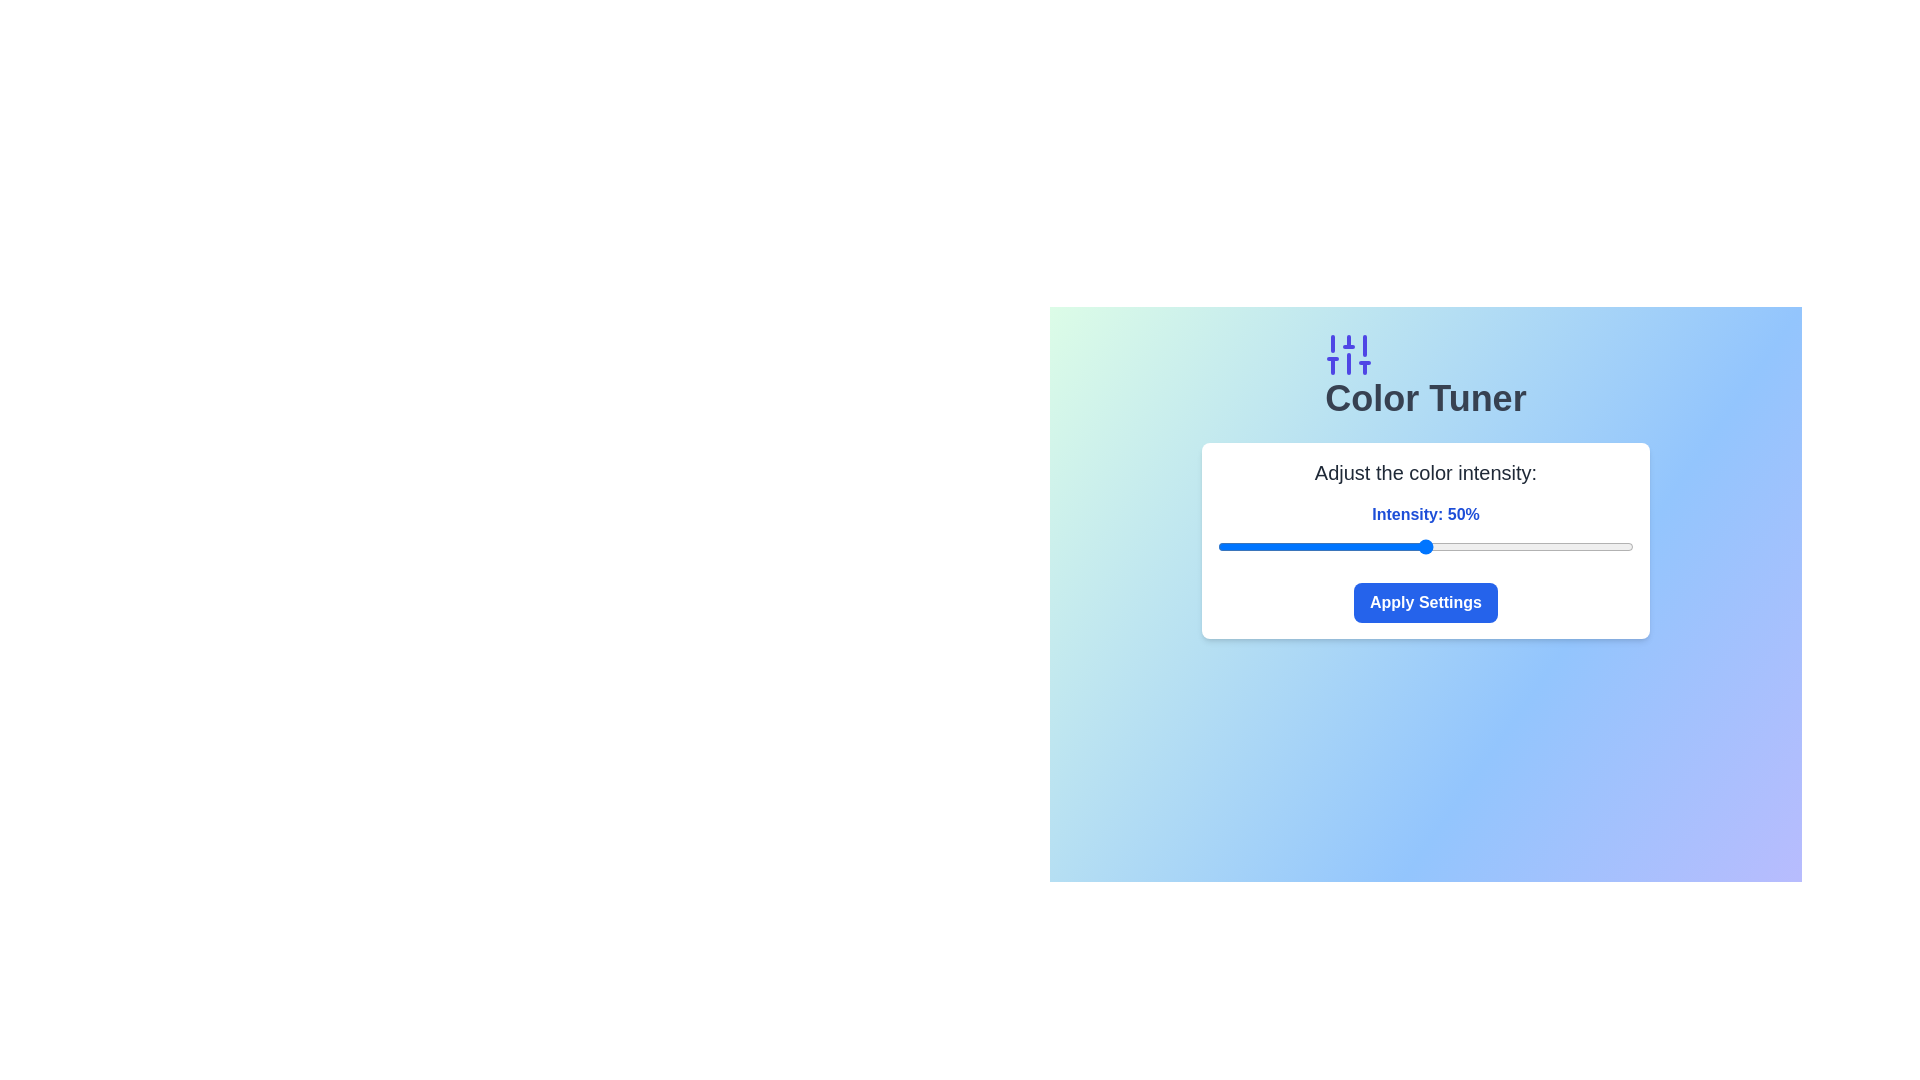  Describe the element at coordinates (1446, 547) in the screenshot. I see `the slider to set the intensity to 55%` at that location.